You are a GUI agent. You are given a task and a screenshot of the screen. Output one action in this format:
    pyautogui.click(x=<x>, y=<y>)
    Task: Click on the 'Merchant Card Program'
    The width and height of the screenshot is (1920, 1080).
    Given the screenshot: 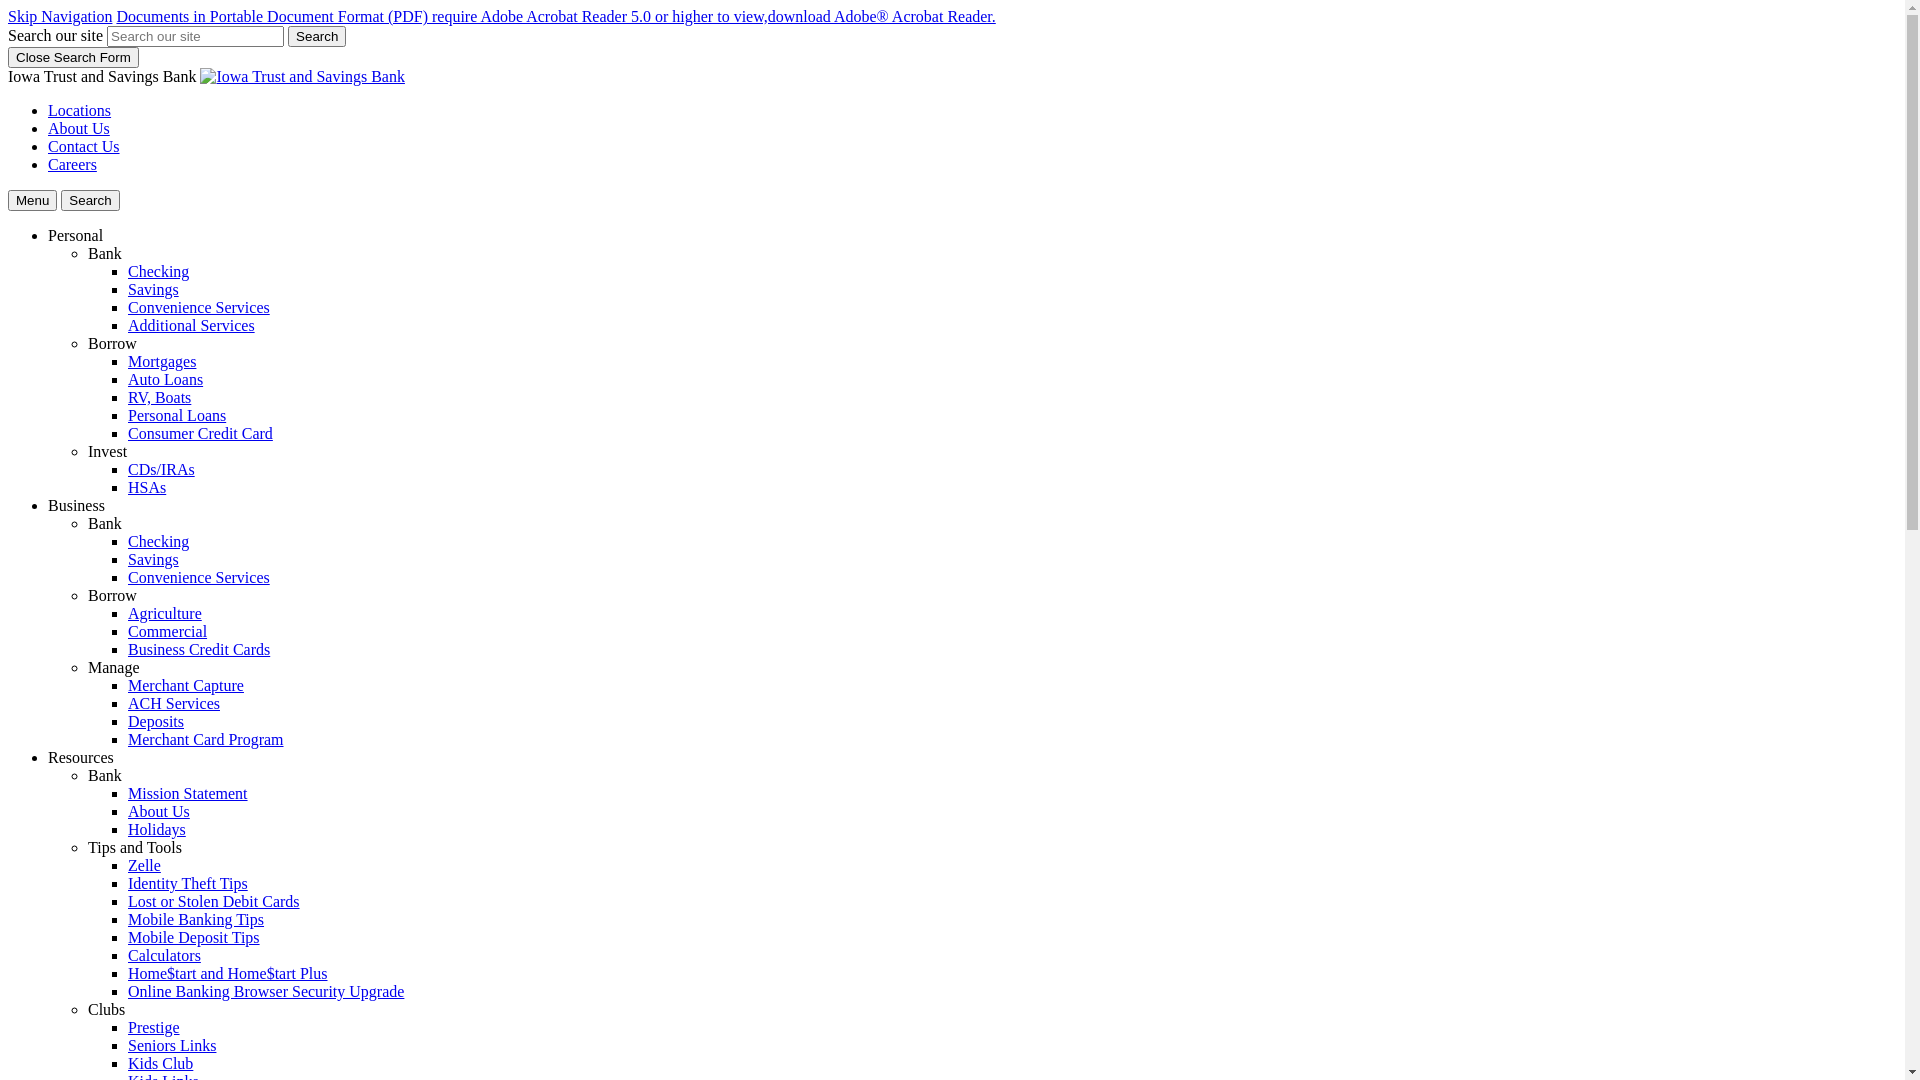 What is the action you would take?
    pyautogui.click(x=206, y=739)
    